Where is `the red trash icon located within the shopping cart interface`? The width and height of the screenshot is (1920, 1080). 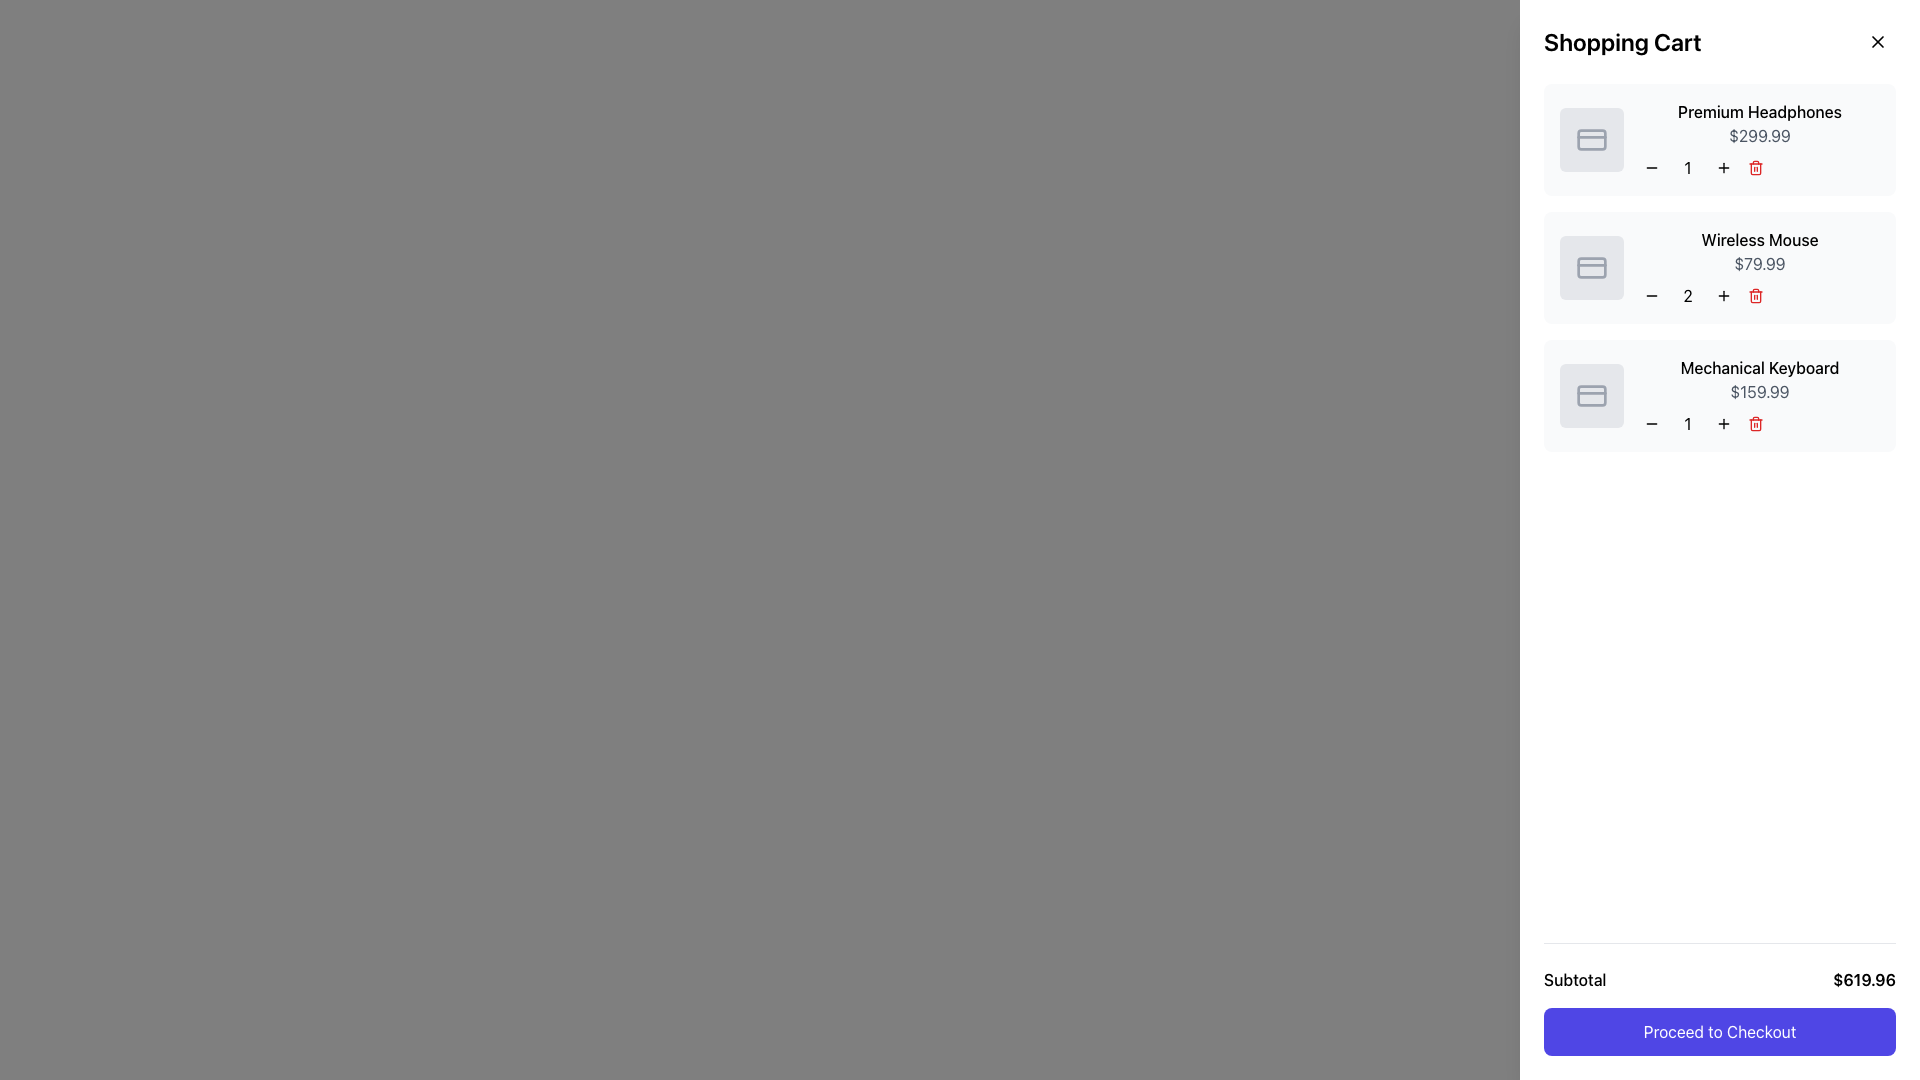
the red trash icon located within the shopping cart interface is located at coordinates (1760, 423).